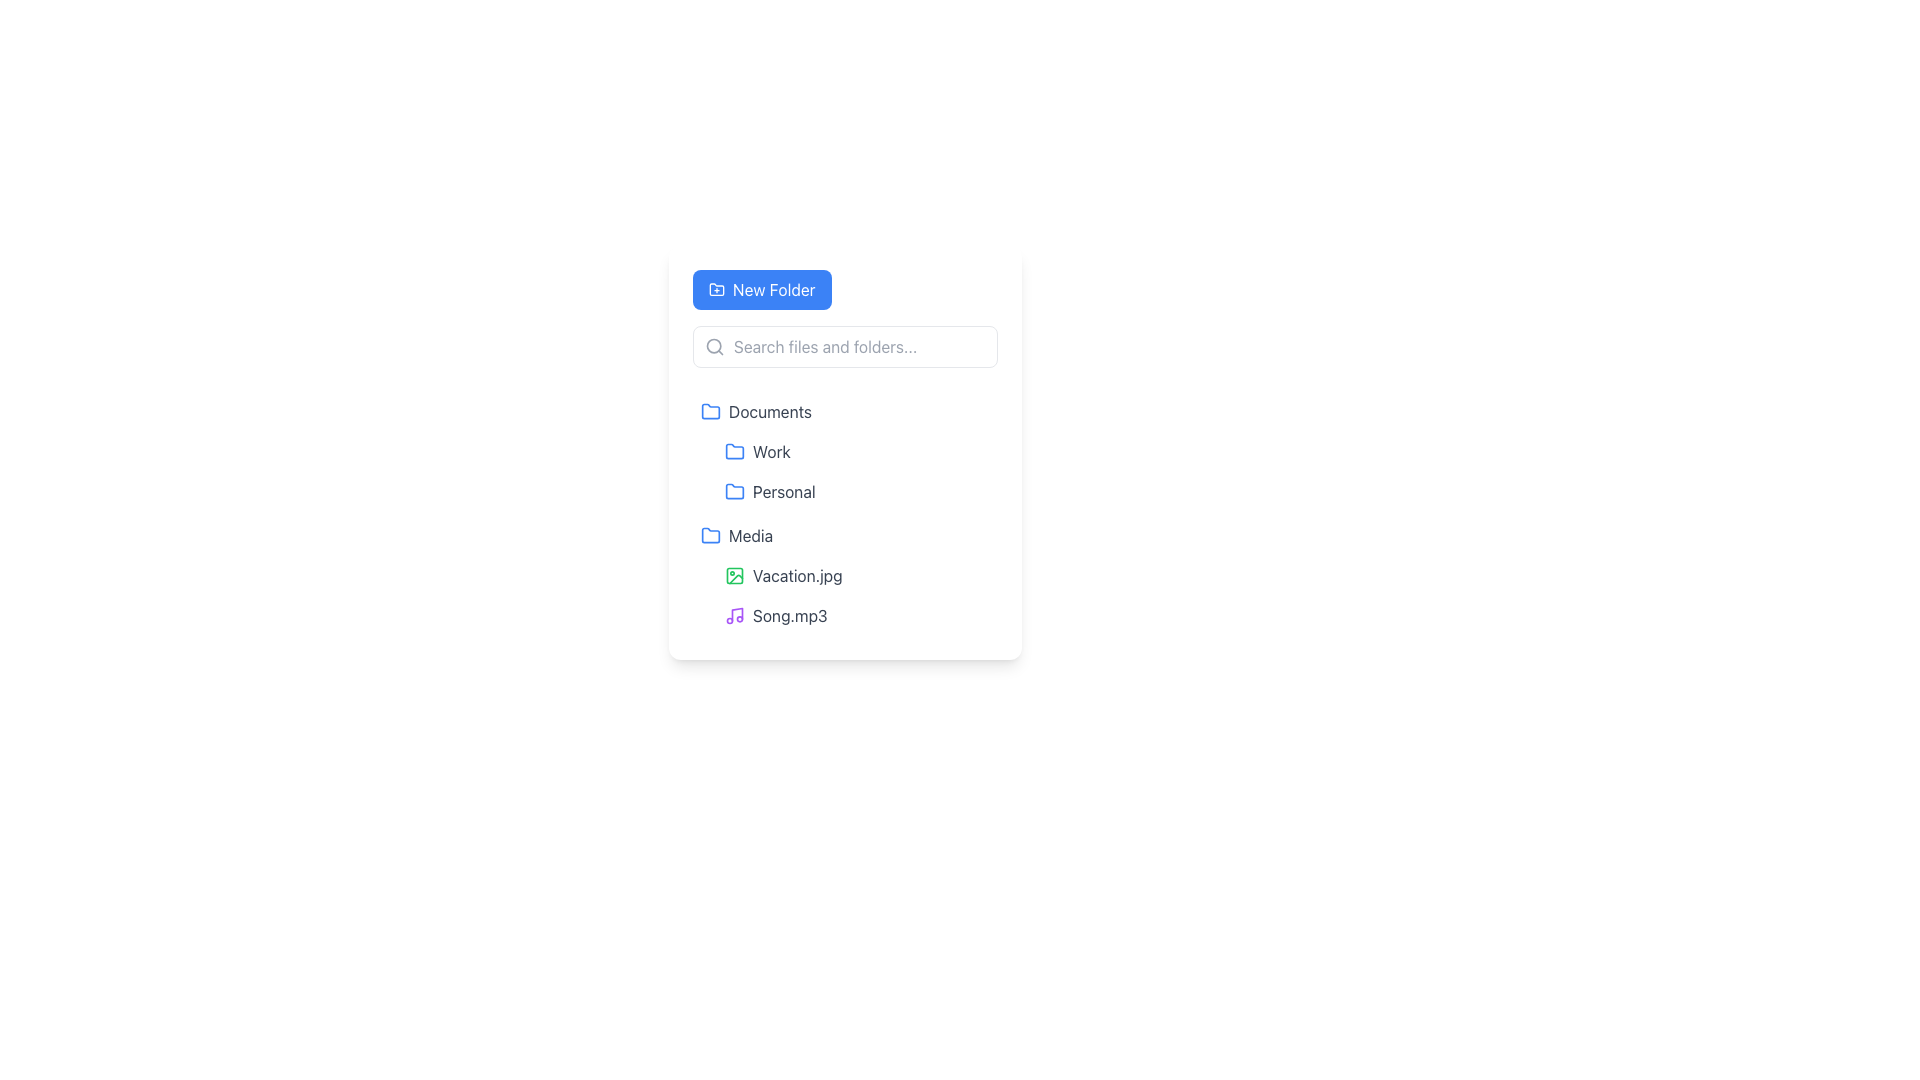 This screenshot has height=1080, width=1920. I want to click on the 'New Folder' button, so click(761, 289).